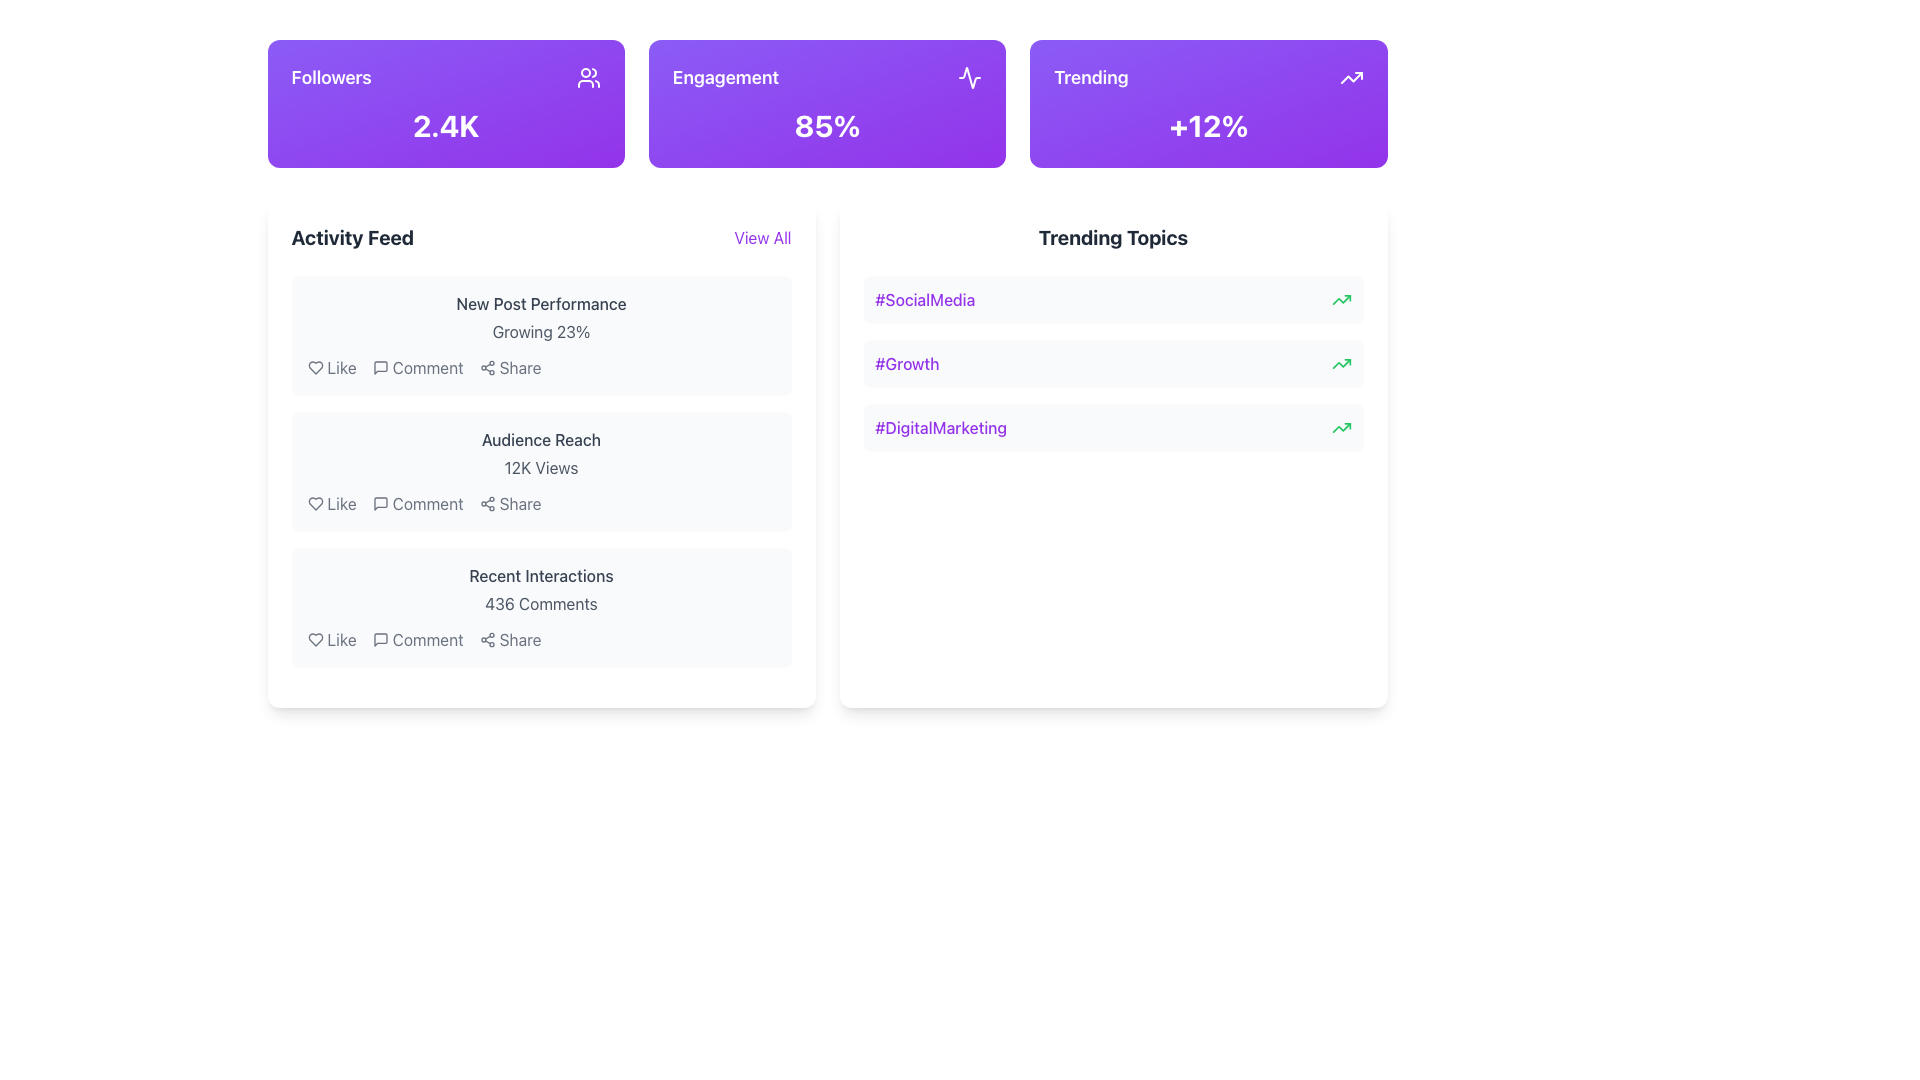 Image resolution: width=1920 pixels, height=1080 pixels. Describe the element at coordinates (314, 640) in the screenshot. I see `the 'Like' icon button located in the bottom-most interaction row of the 'Activity Feed' card, specifically aligned with 'Recent Interactions' to express approval for the post` at that location.